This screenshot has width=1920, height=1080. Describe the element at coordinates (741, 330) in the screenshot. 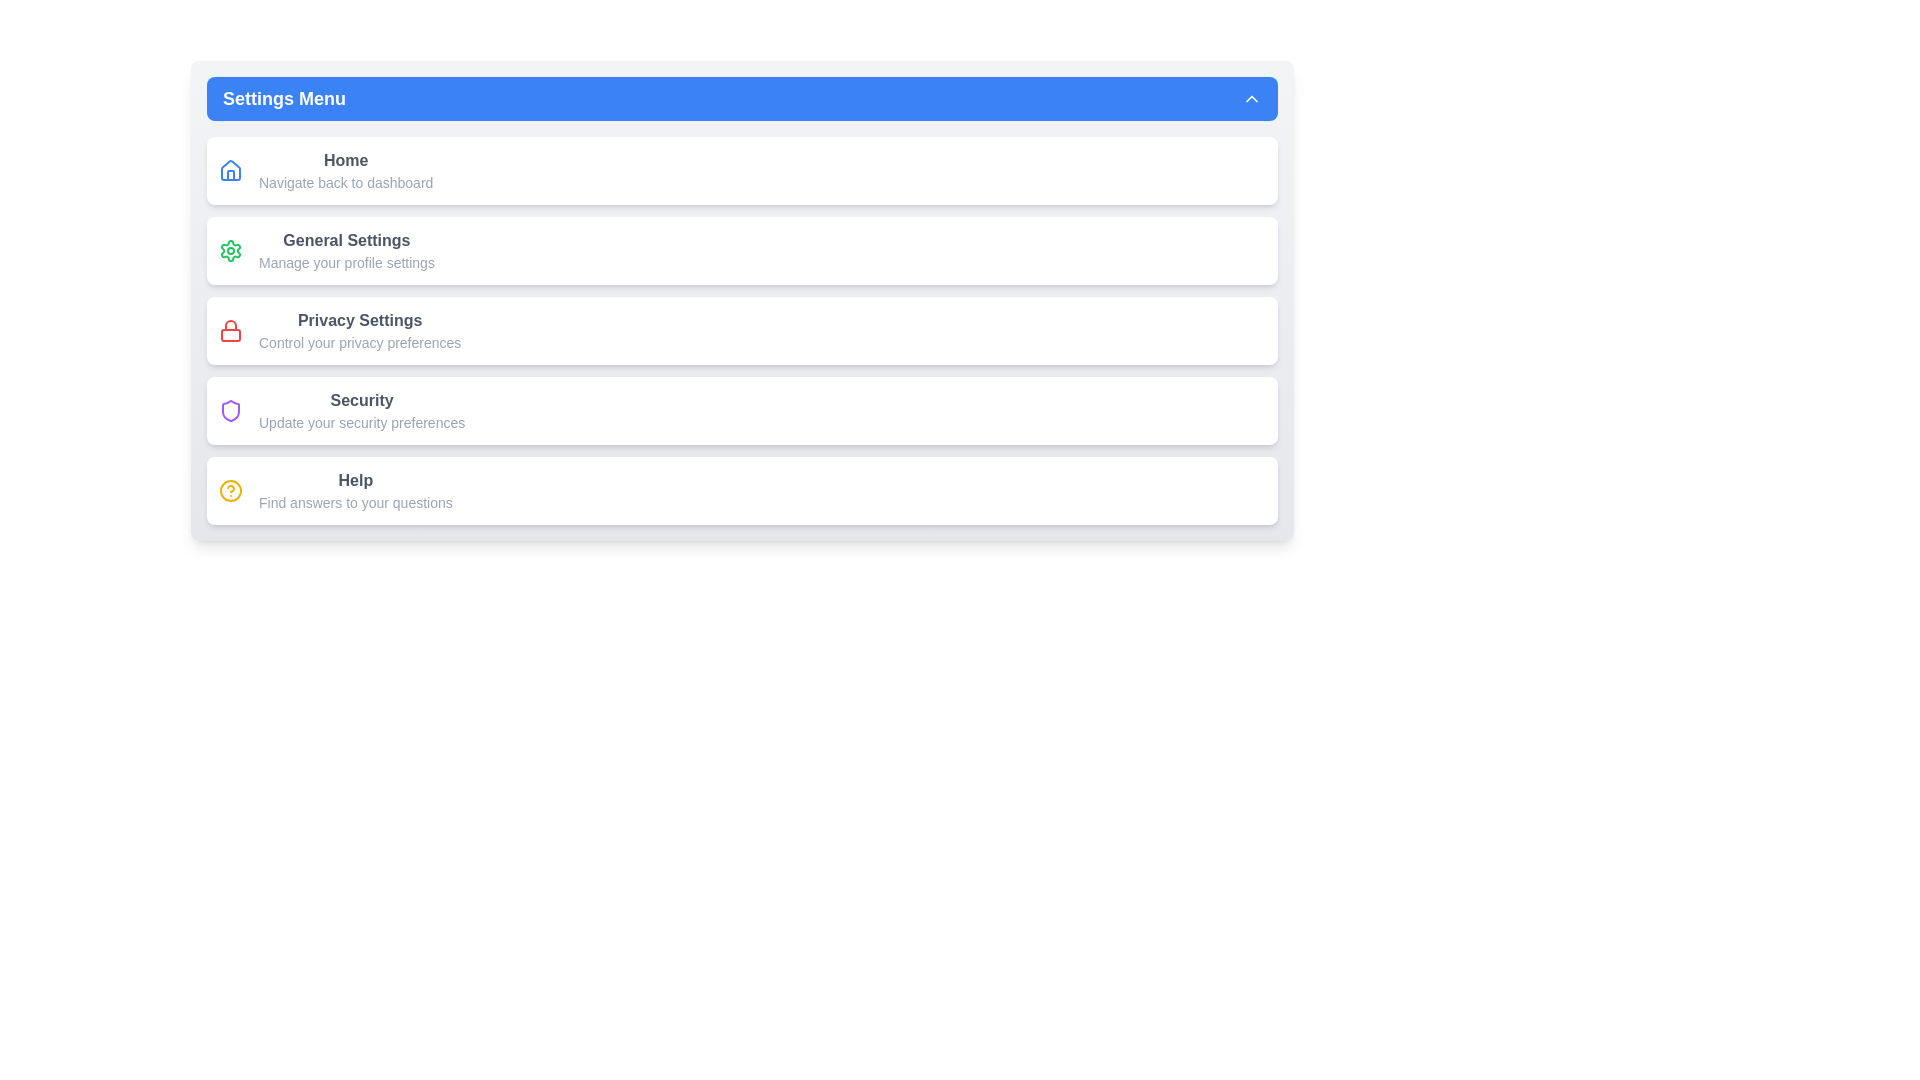

I see `the third Button-like list entry in the 'Settings Menu'` at that location.